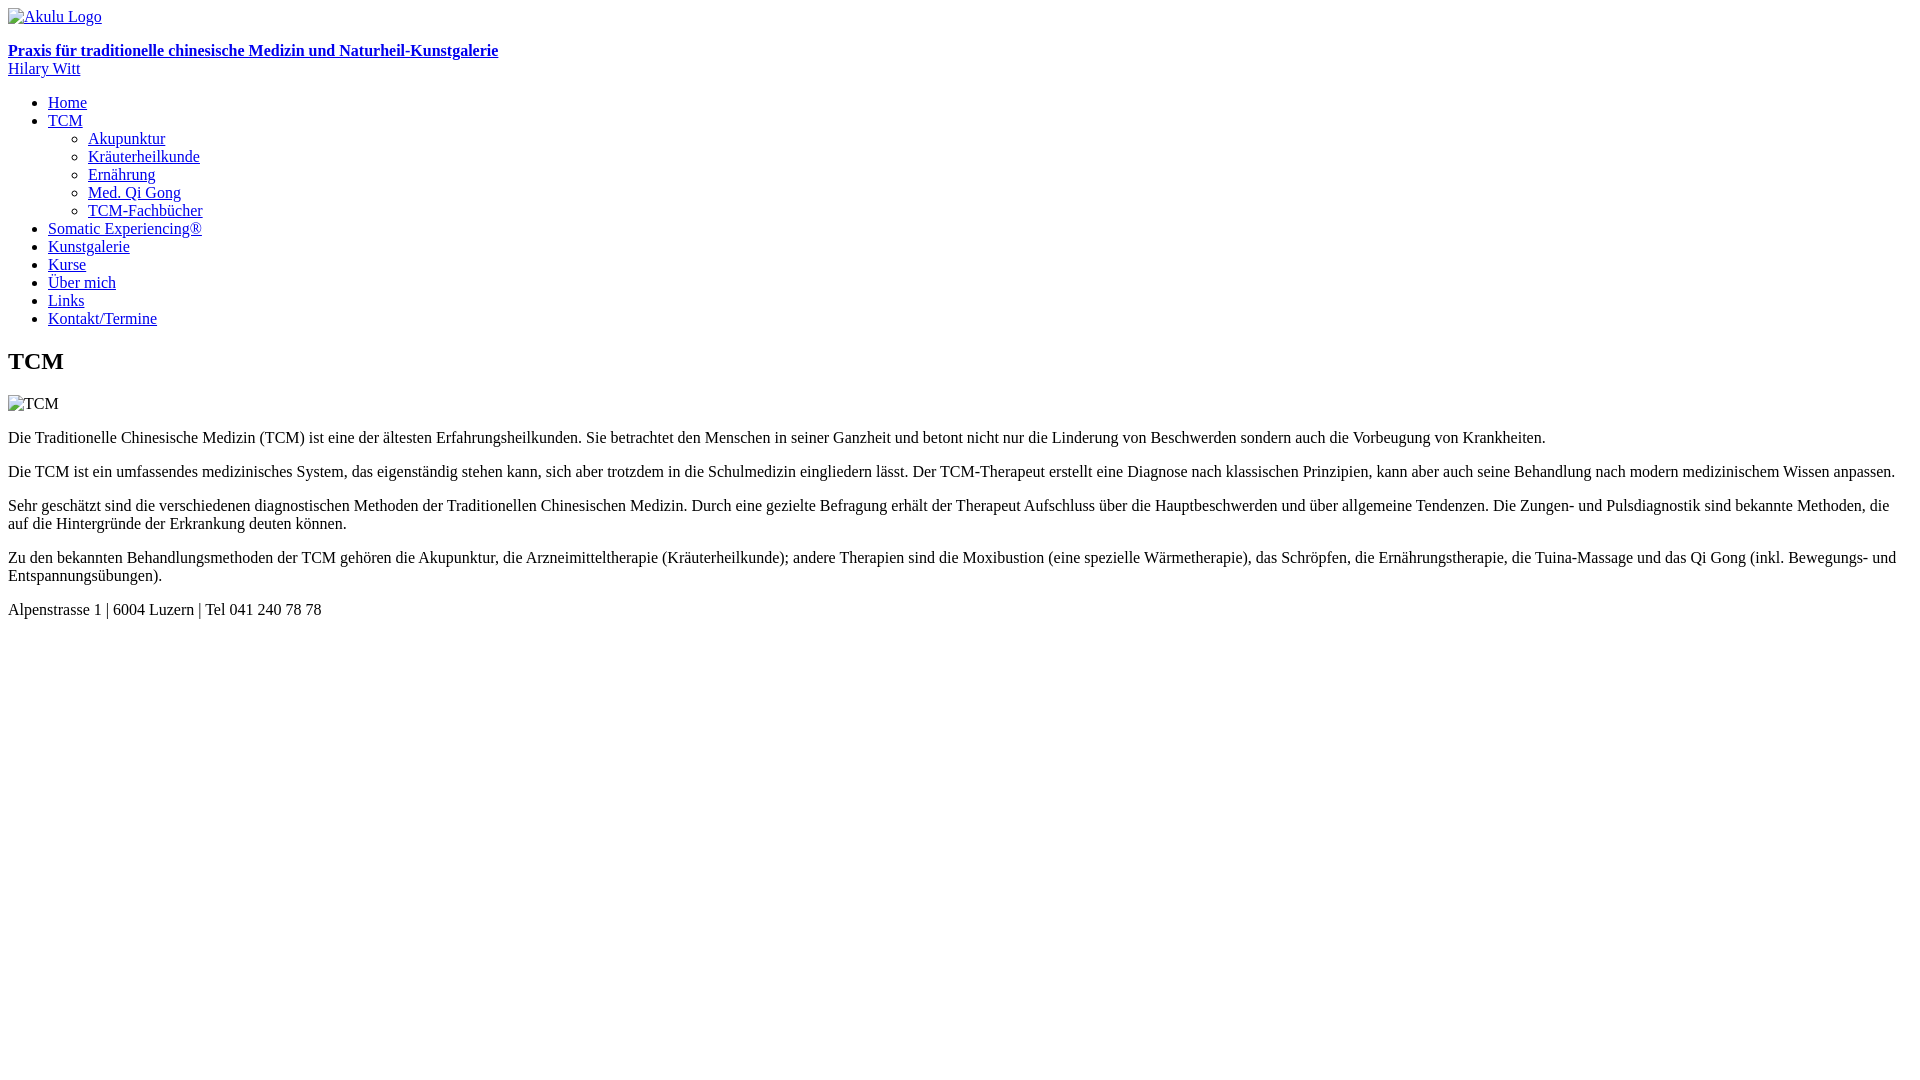  Describe the element at coordinates (125, 137) in the screenshot. I see `'Akupunktur'` at that location.